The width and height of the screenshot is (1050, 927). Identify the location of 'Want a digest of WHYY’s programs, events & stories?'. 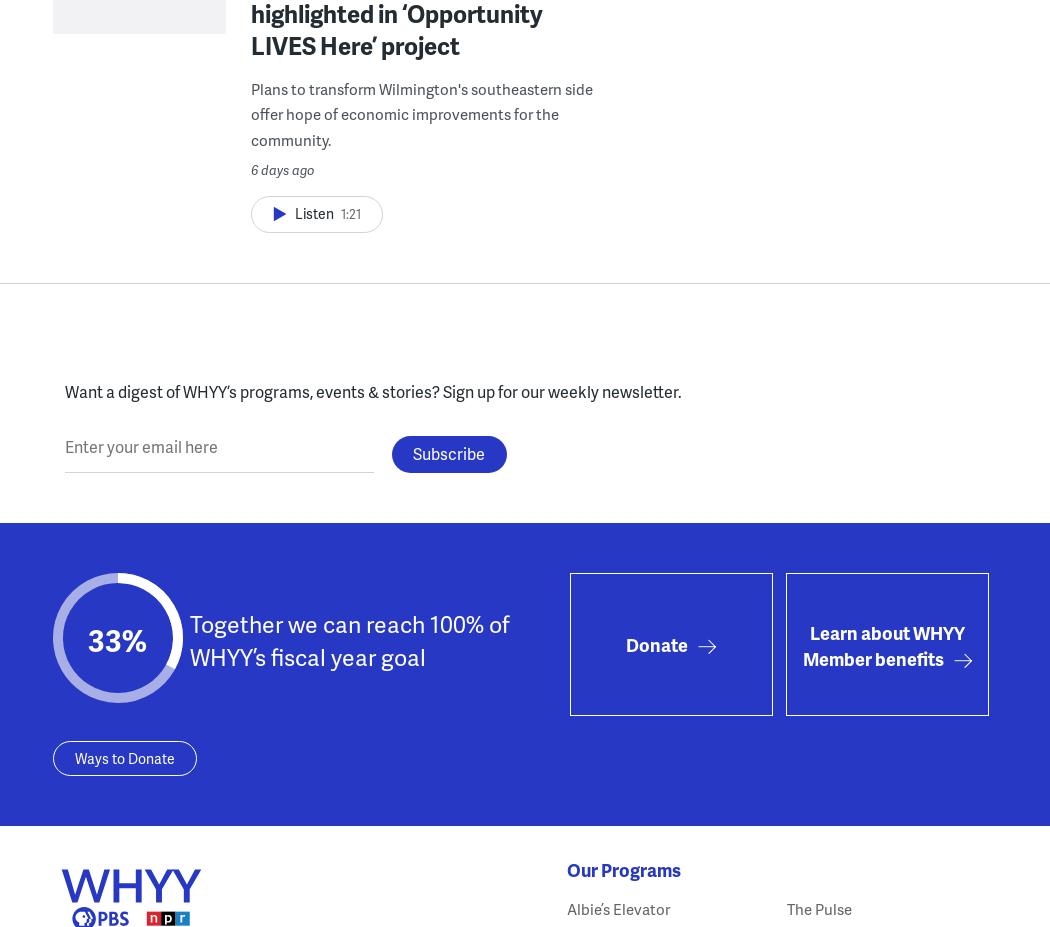
(252, 389).